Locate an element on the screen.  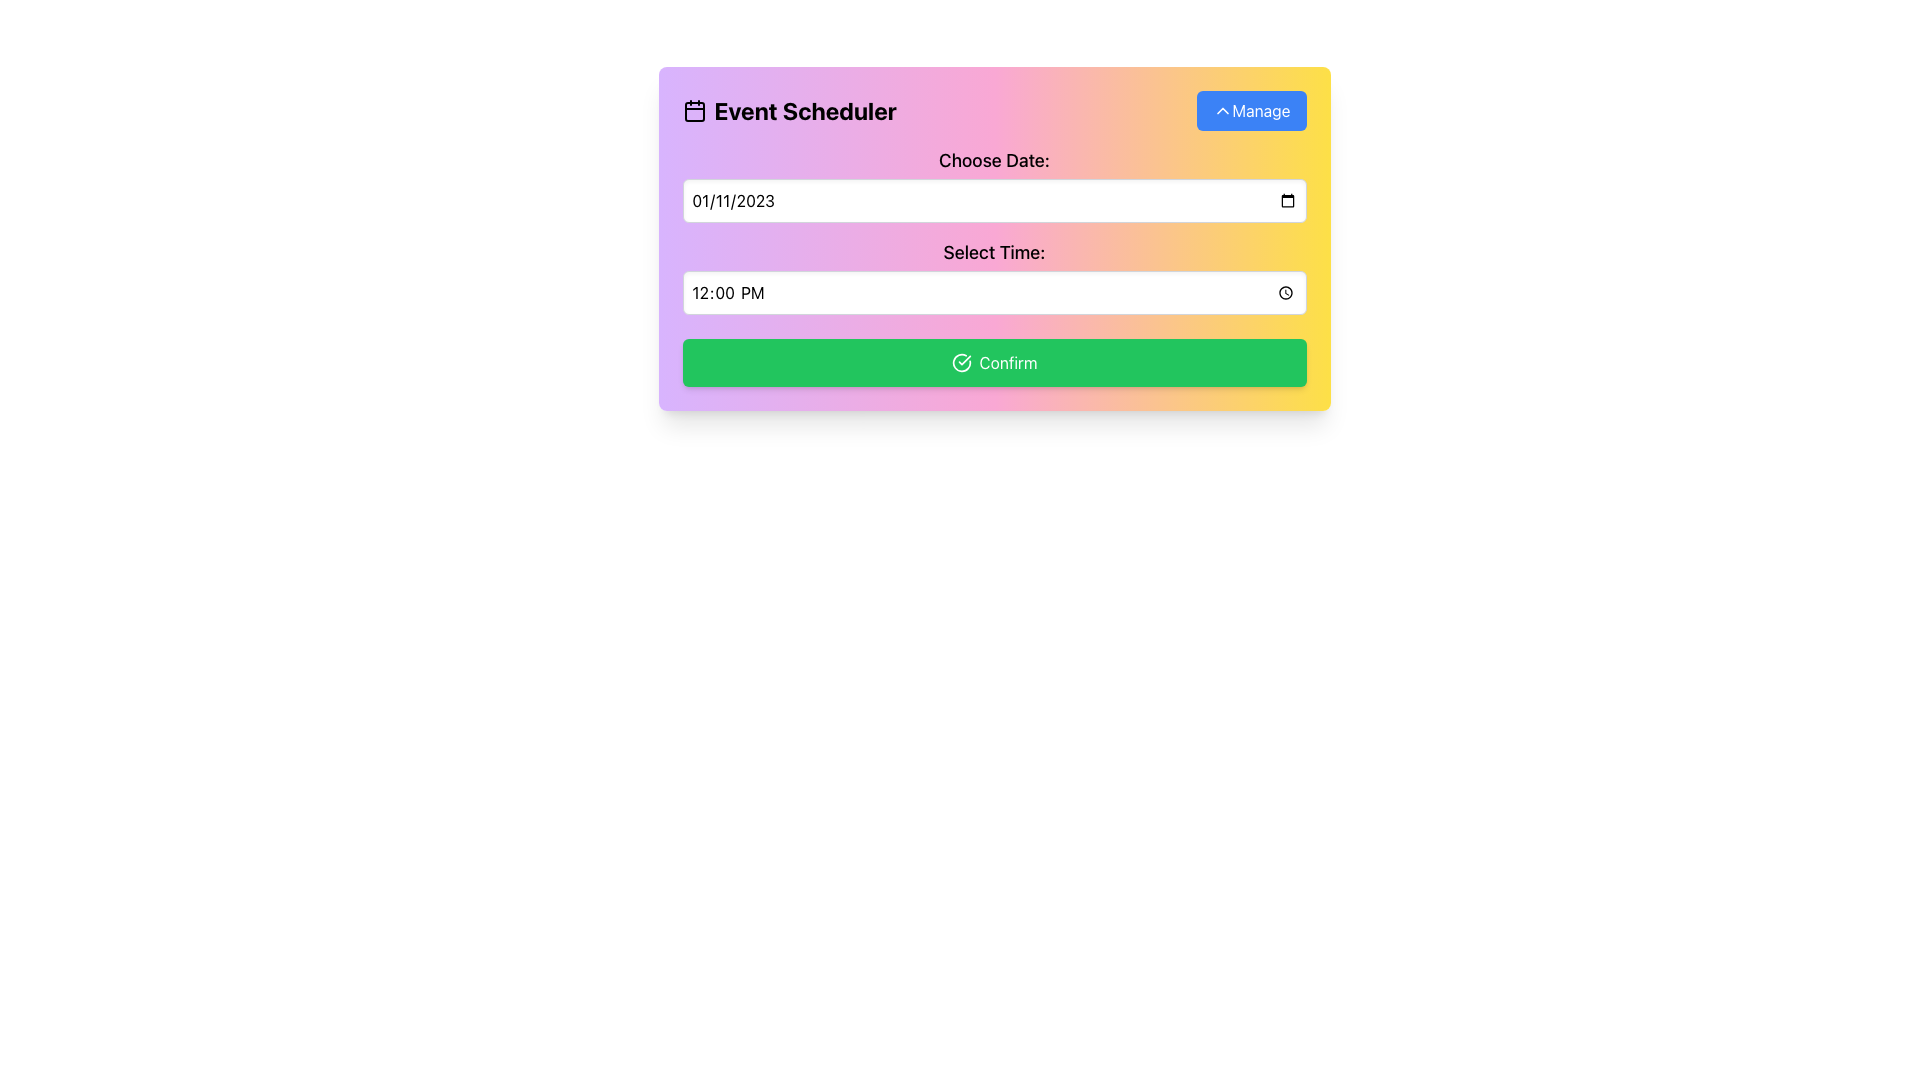
the confirmation button which has a decorative SVG icon to the left of the text 'Confirm', enhancing its visual appeal is located at coordinates (961, 362).